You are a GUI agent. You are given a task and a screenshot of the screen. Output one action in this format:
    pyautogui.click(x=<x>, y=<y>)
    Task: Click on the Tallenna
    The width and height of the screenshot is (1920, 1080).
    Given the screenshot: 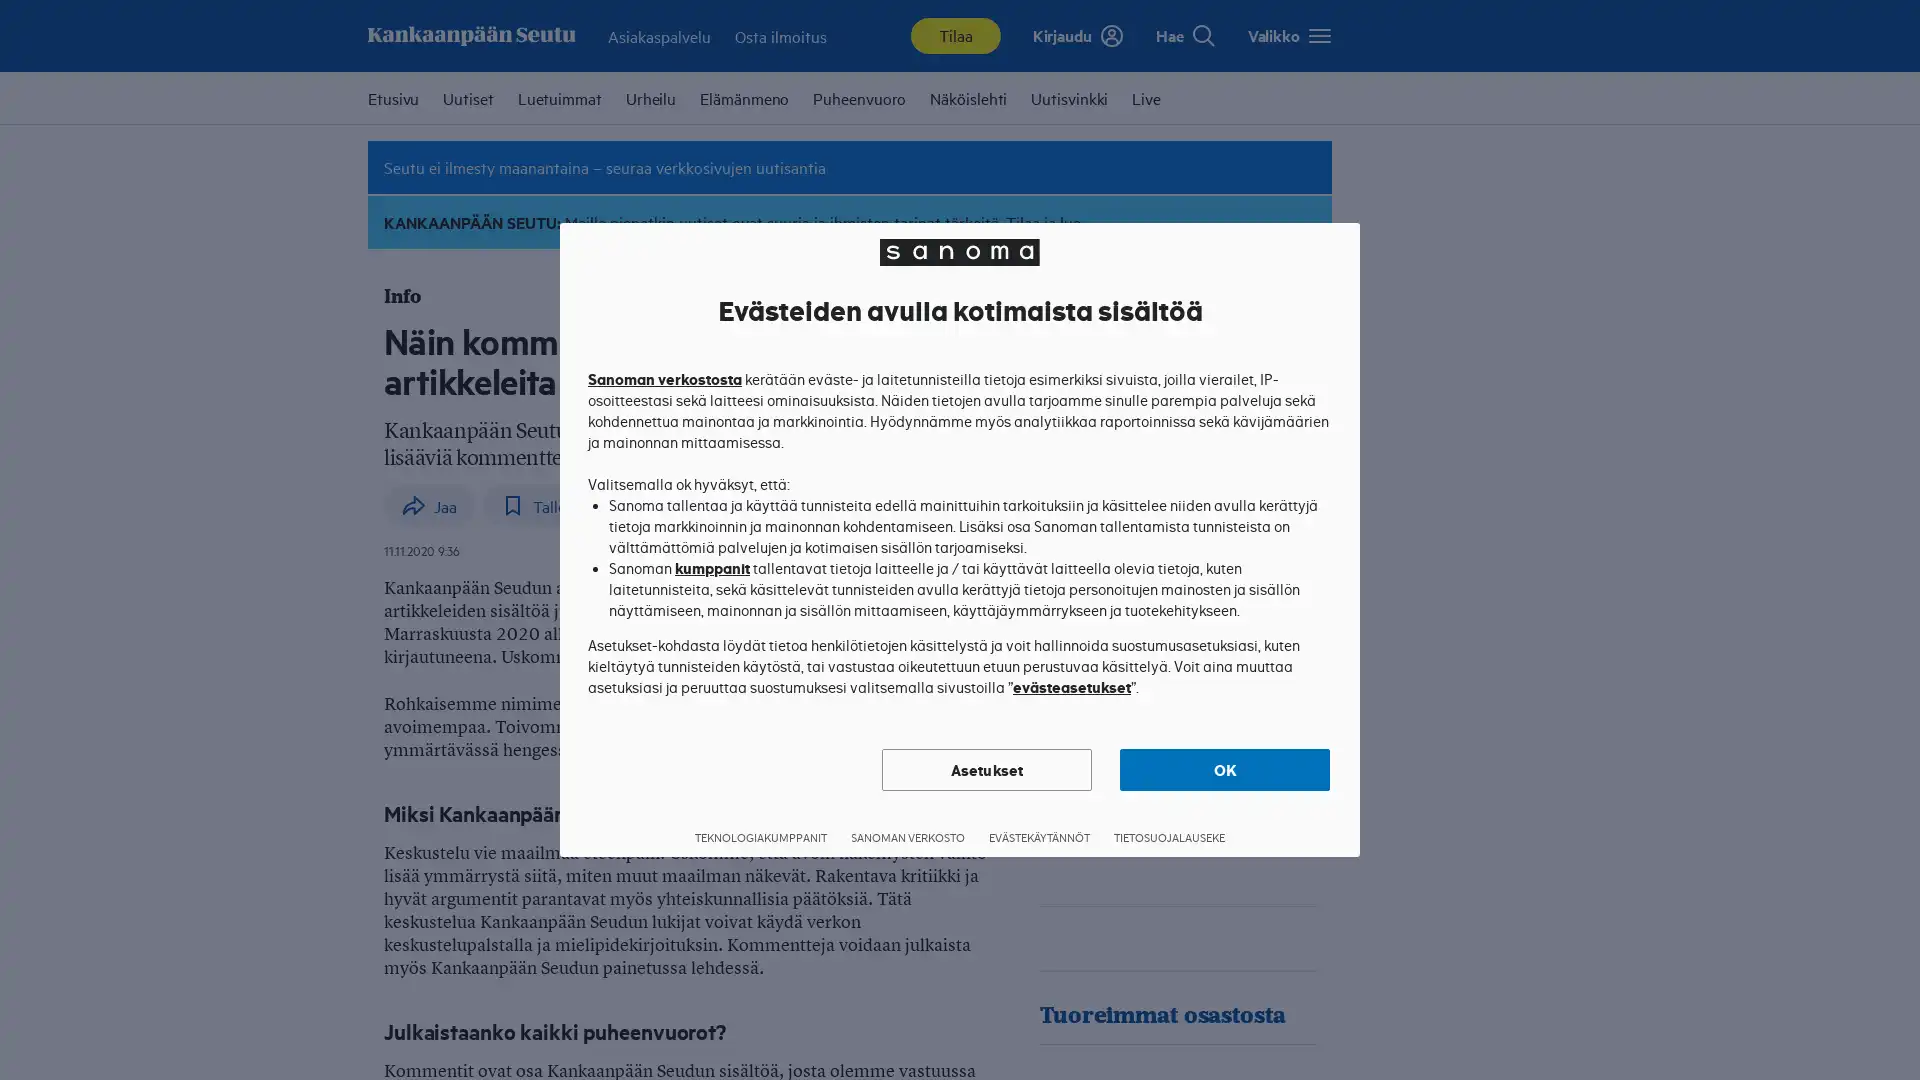 What is the action you would take?
    pyautogui.click(x=546, y=504)
    